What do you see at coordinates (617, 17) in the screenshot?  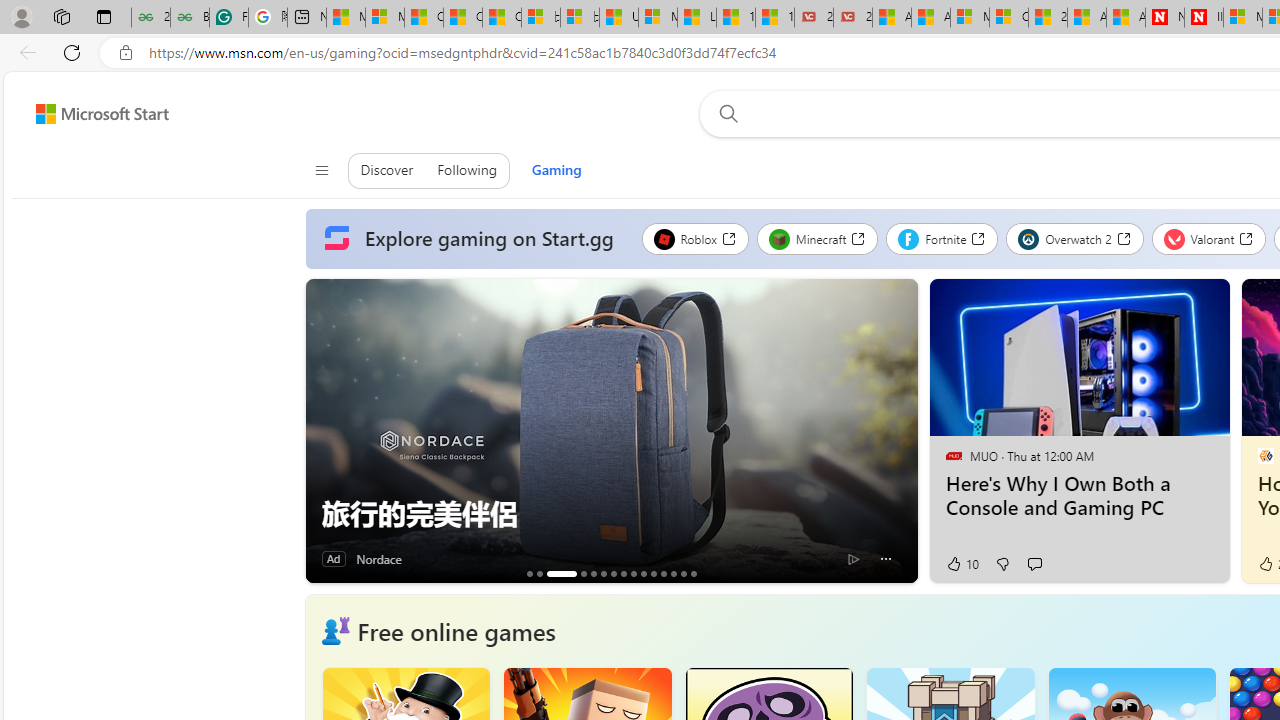 I see `'USA TODAY - MSN'` at bounding box center [617, 17].